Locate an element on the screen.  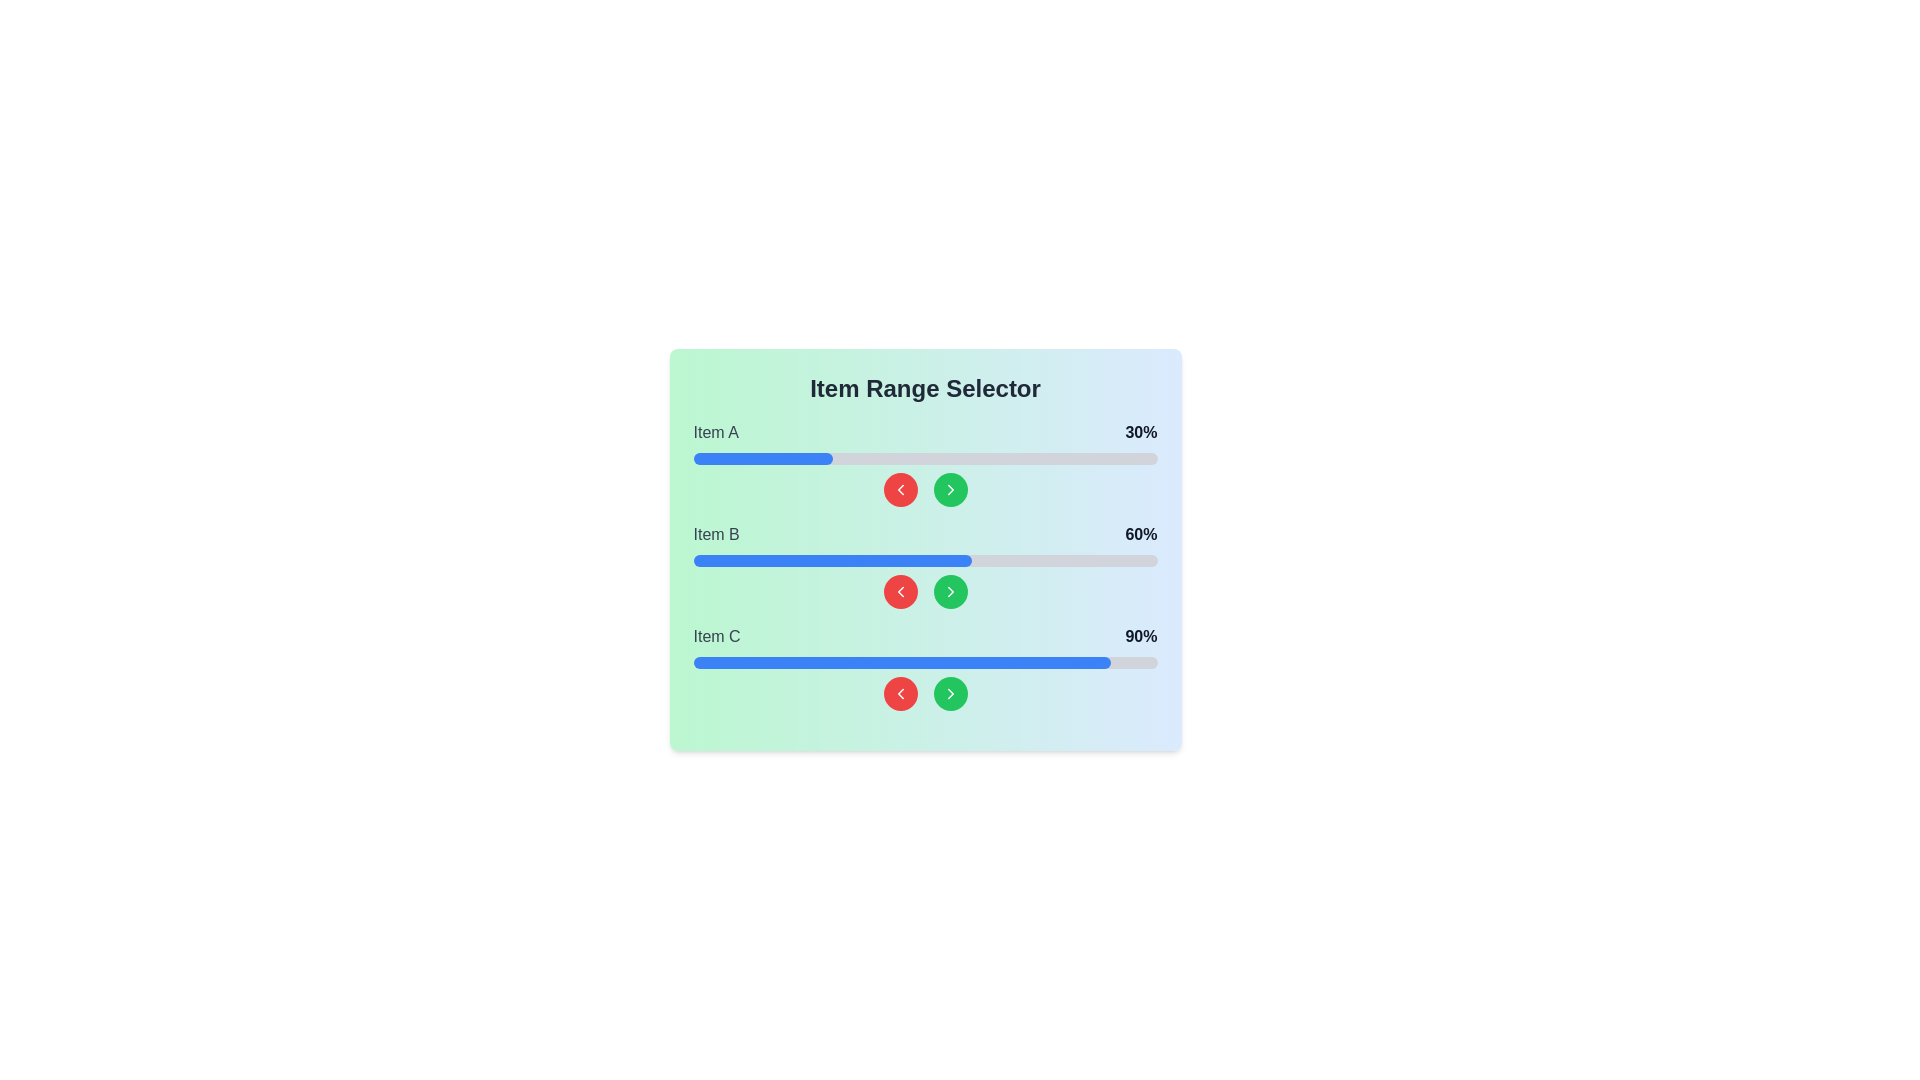
the value of Item C slider is located at coordinates (702, 663).